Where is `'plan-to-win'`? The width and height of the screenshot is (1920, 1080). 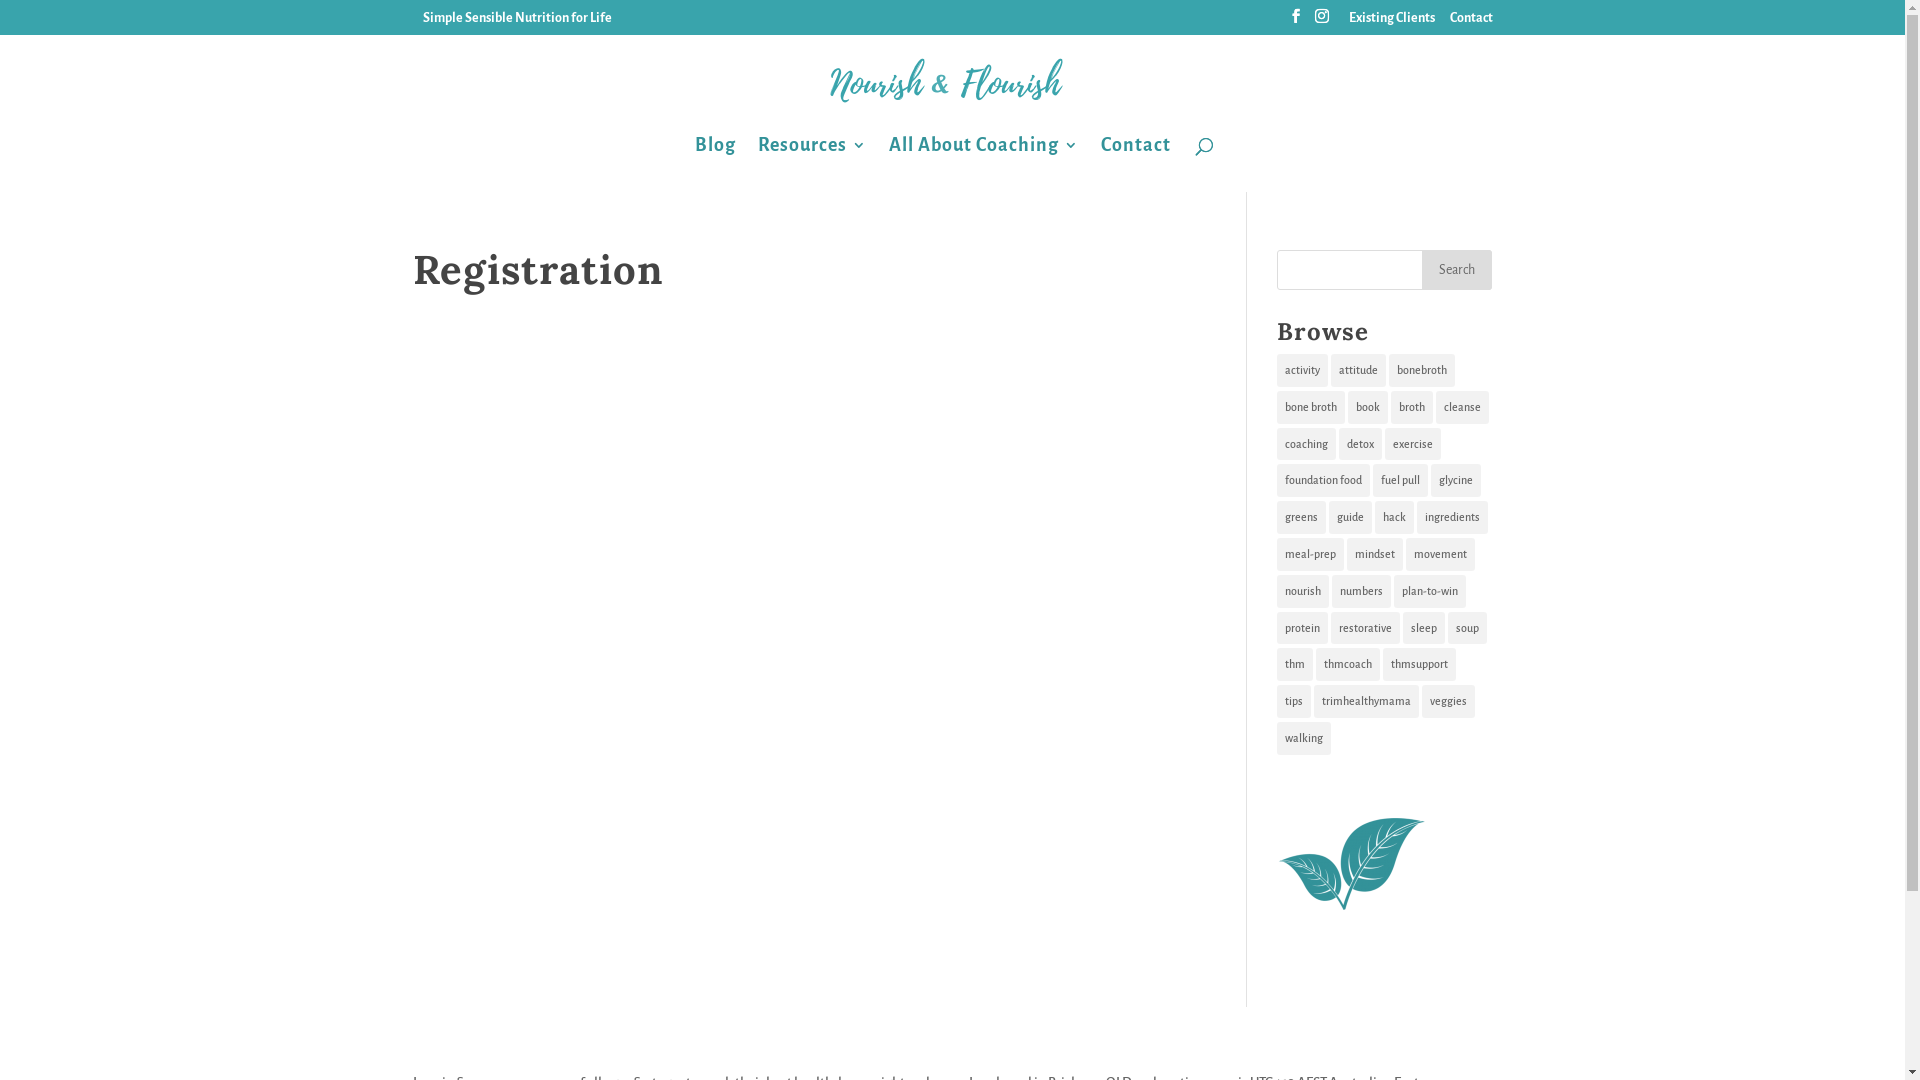
'plan-to-win' is located at coordinates (1429, 590).